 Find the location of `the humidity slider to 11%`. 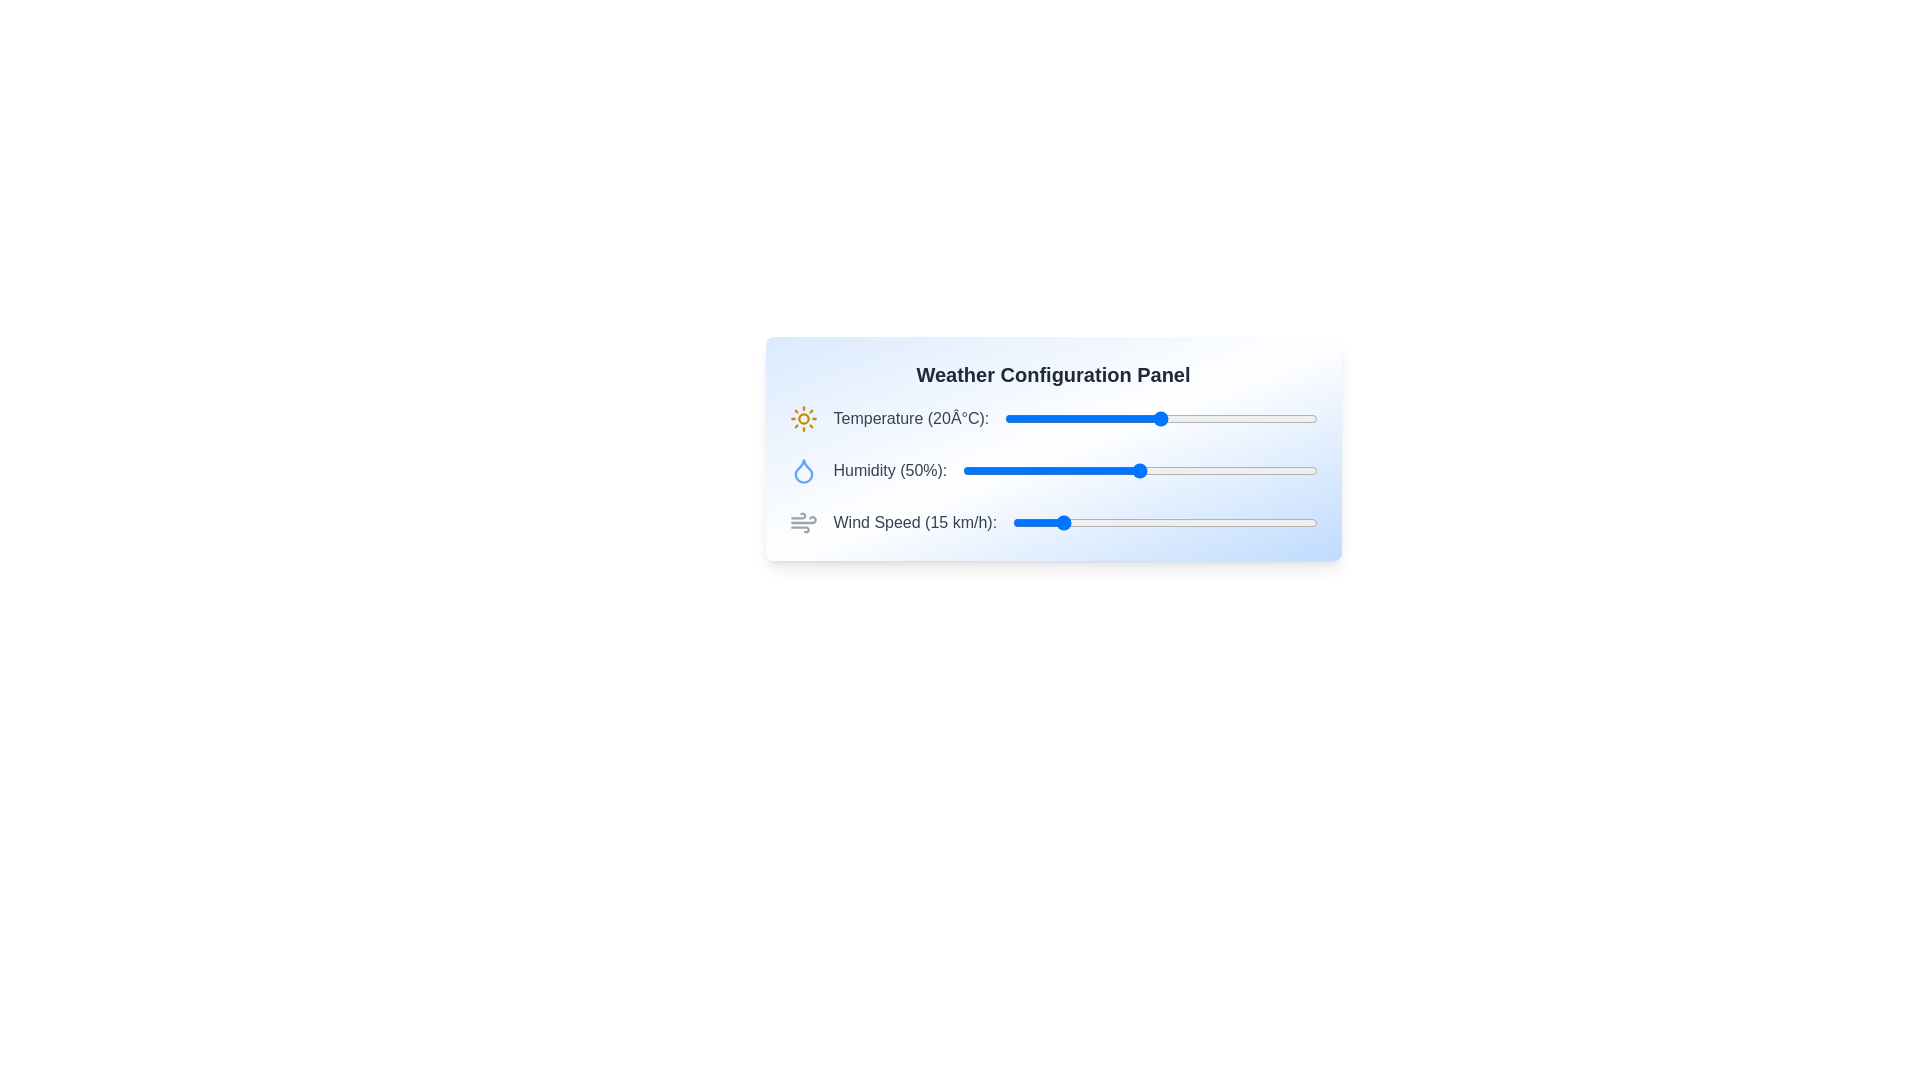

the humidity slider to 11% is located at coordinates (1002, 470).